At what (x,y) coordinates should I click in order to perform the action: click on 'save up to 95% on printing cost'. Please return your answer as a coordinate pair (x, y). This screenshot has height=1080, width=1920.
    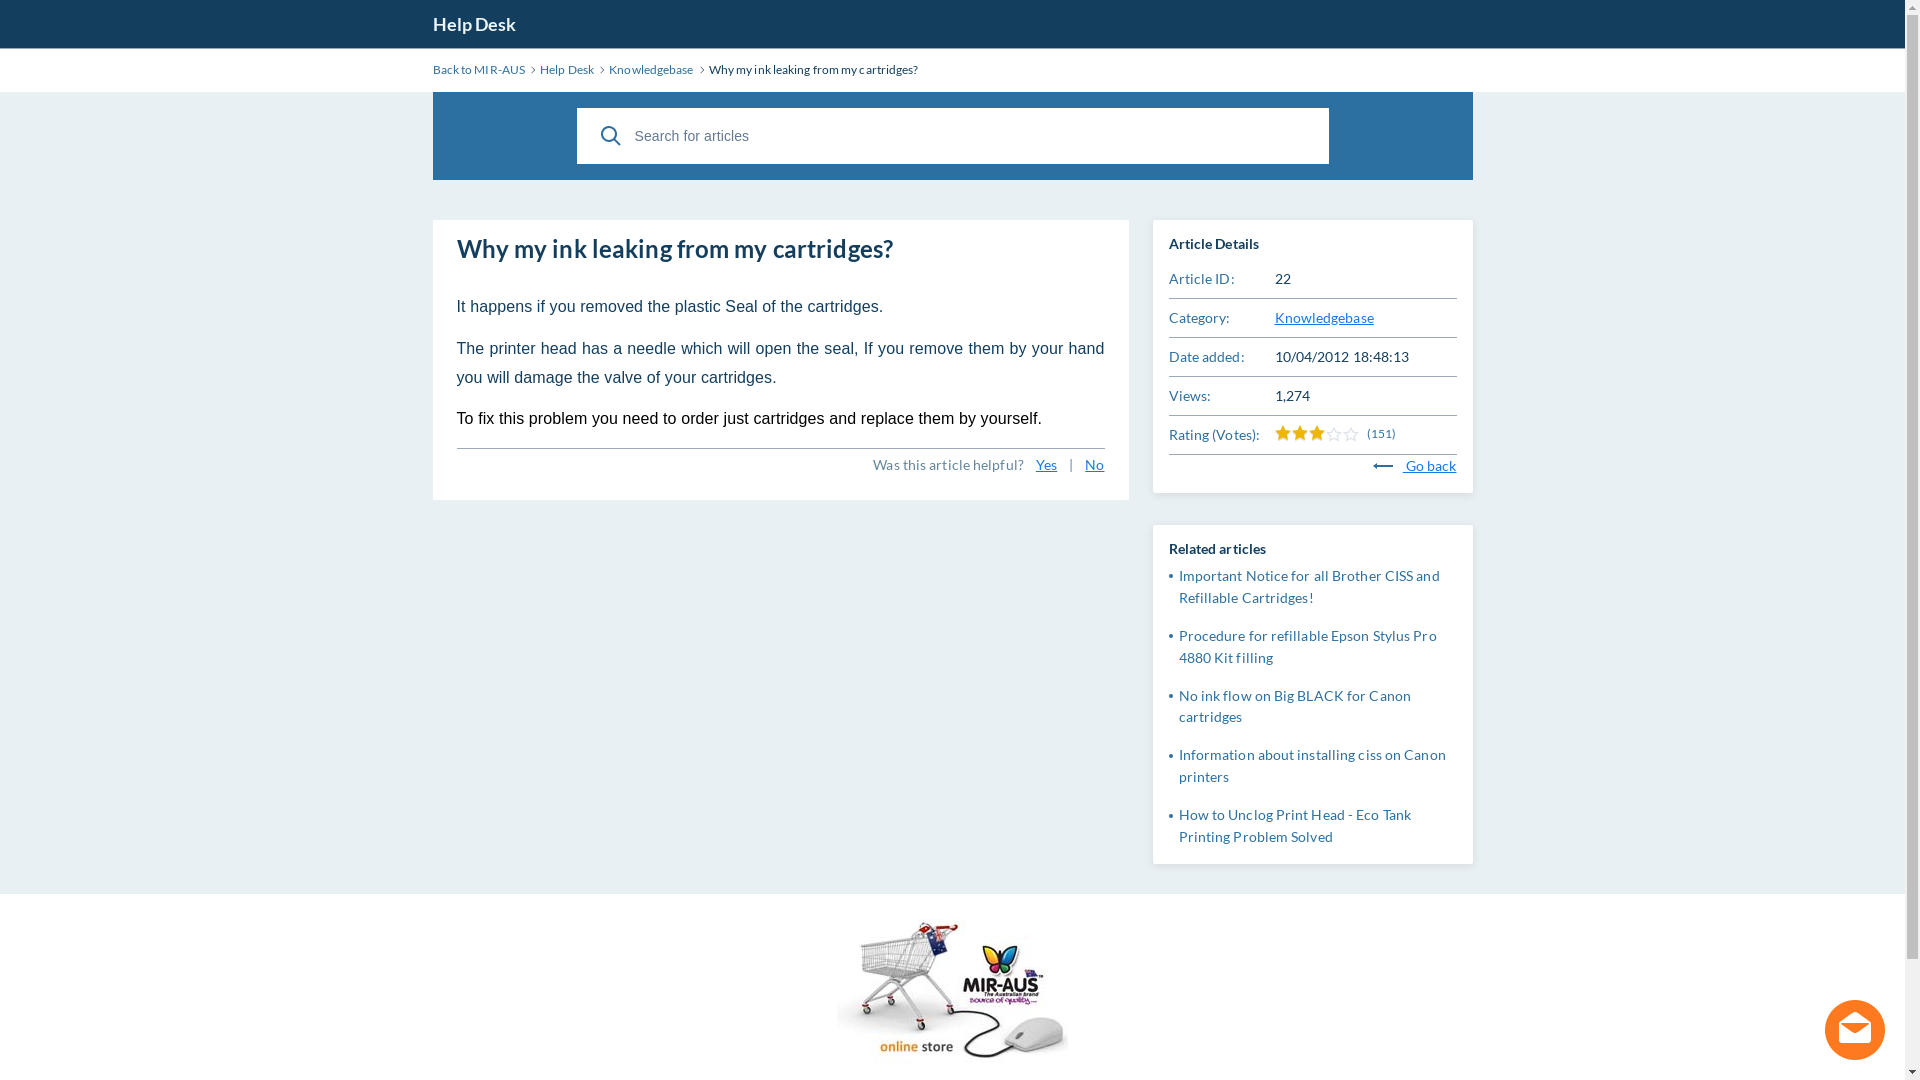
    Looking at the image, I should click on (951, 994).